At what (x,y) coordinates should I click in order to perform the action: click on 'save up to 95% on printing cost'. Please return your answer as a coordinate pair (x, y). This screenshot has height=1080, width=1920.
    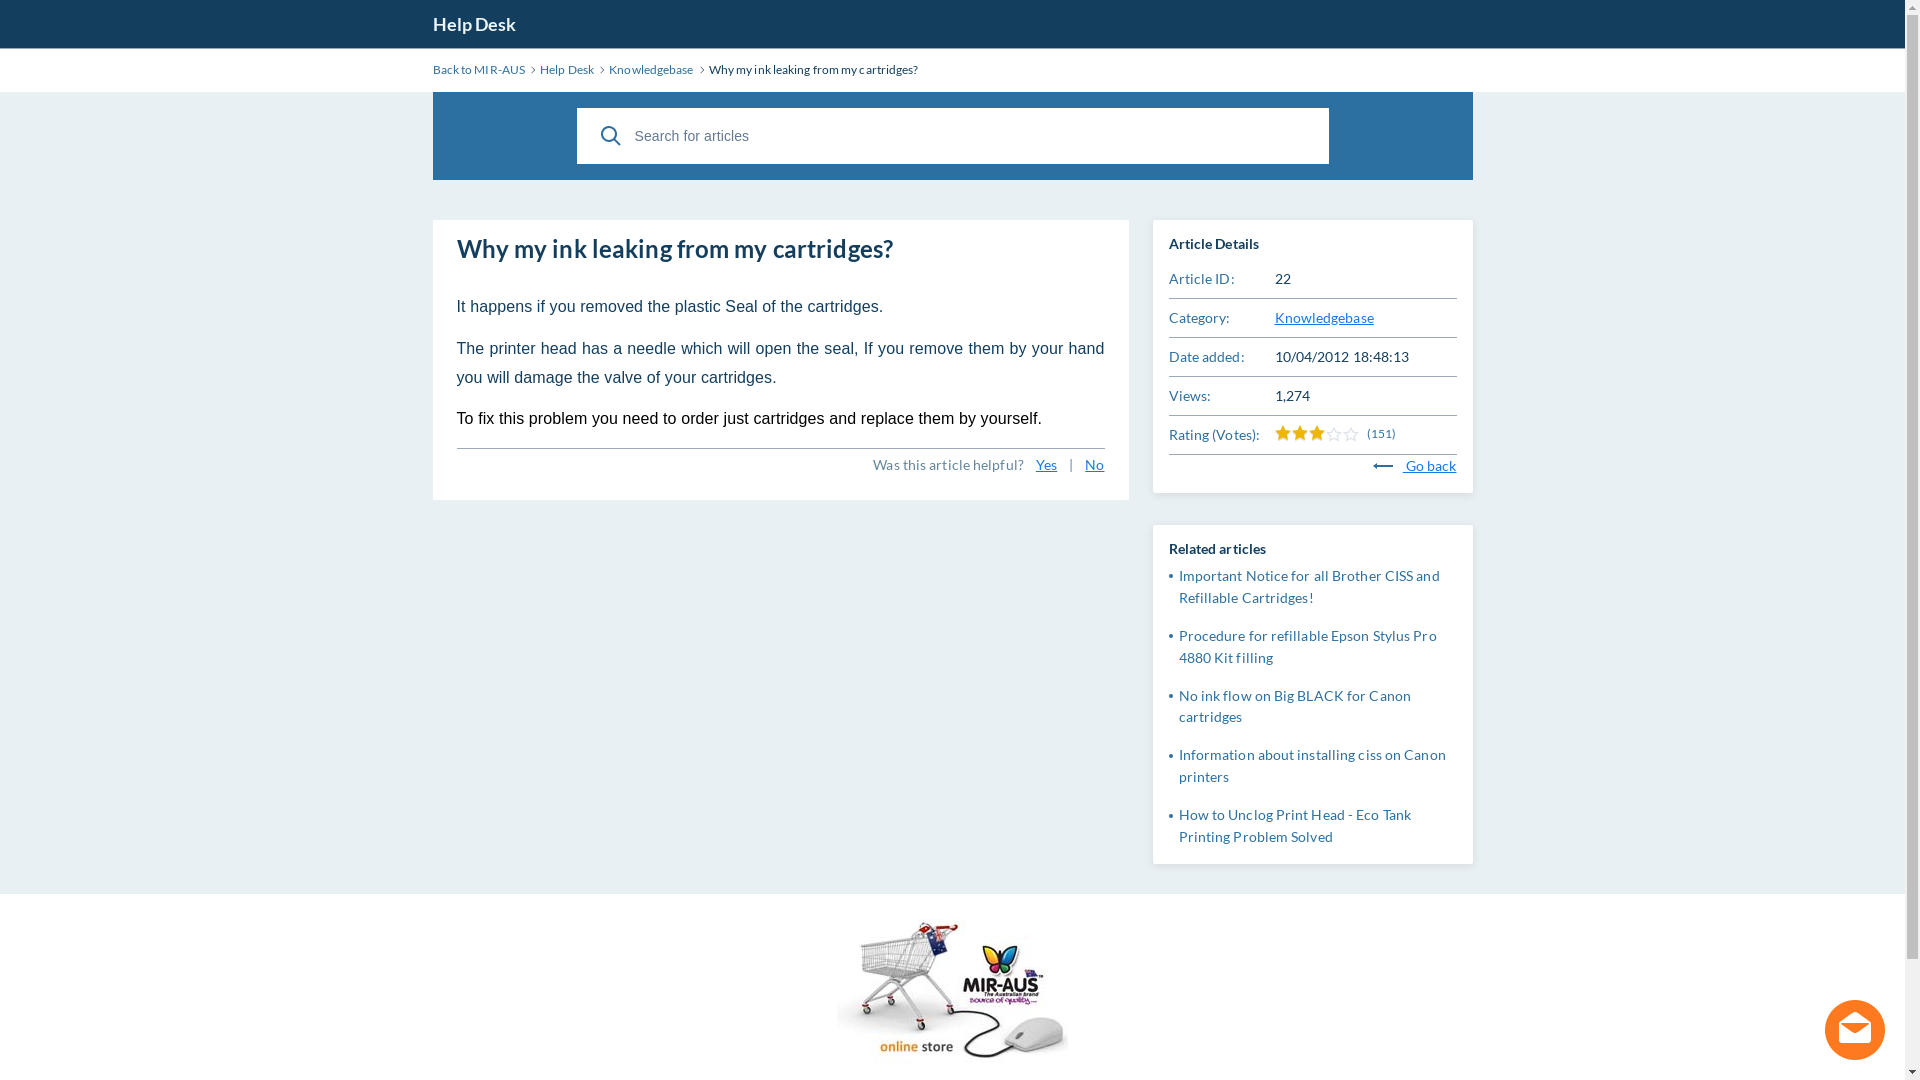
    Looking at the image, I should click on (951, 994).